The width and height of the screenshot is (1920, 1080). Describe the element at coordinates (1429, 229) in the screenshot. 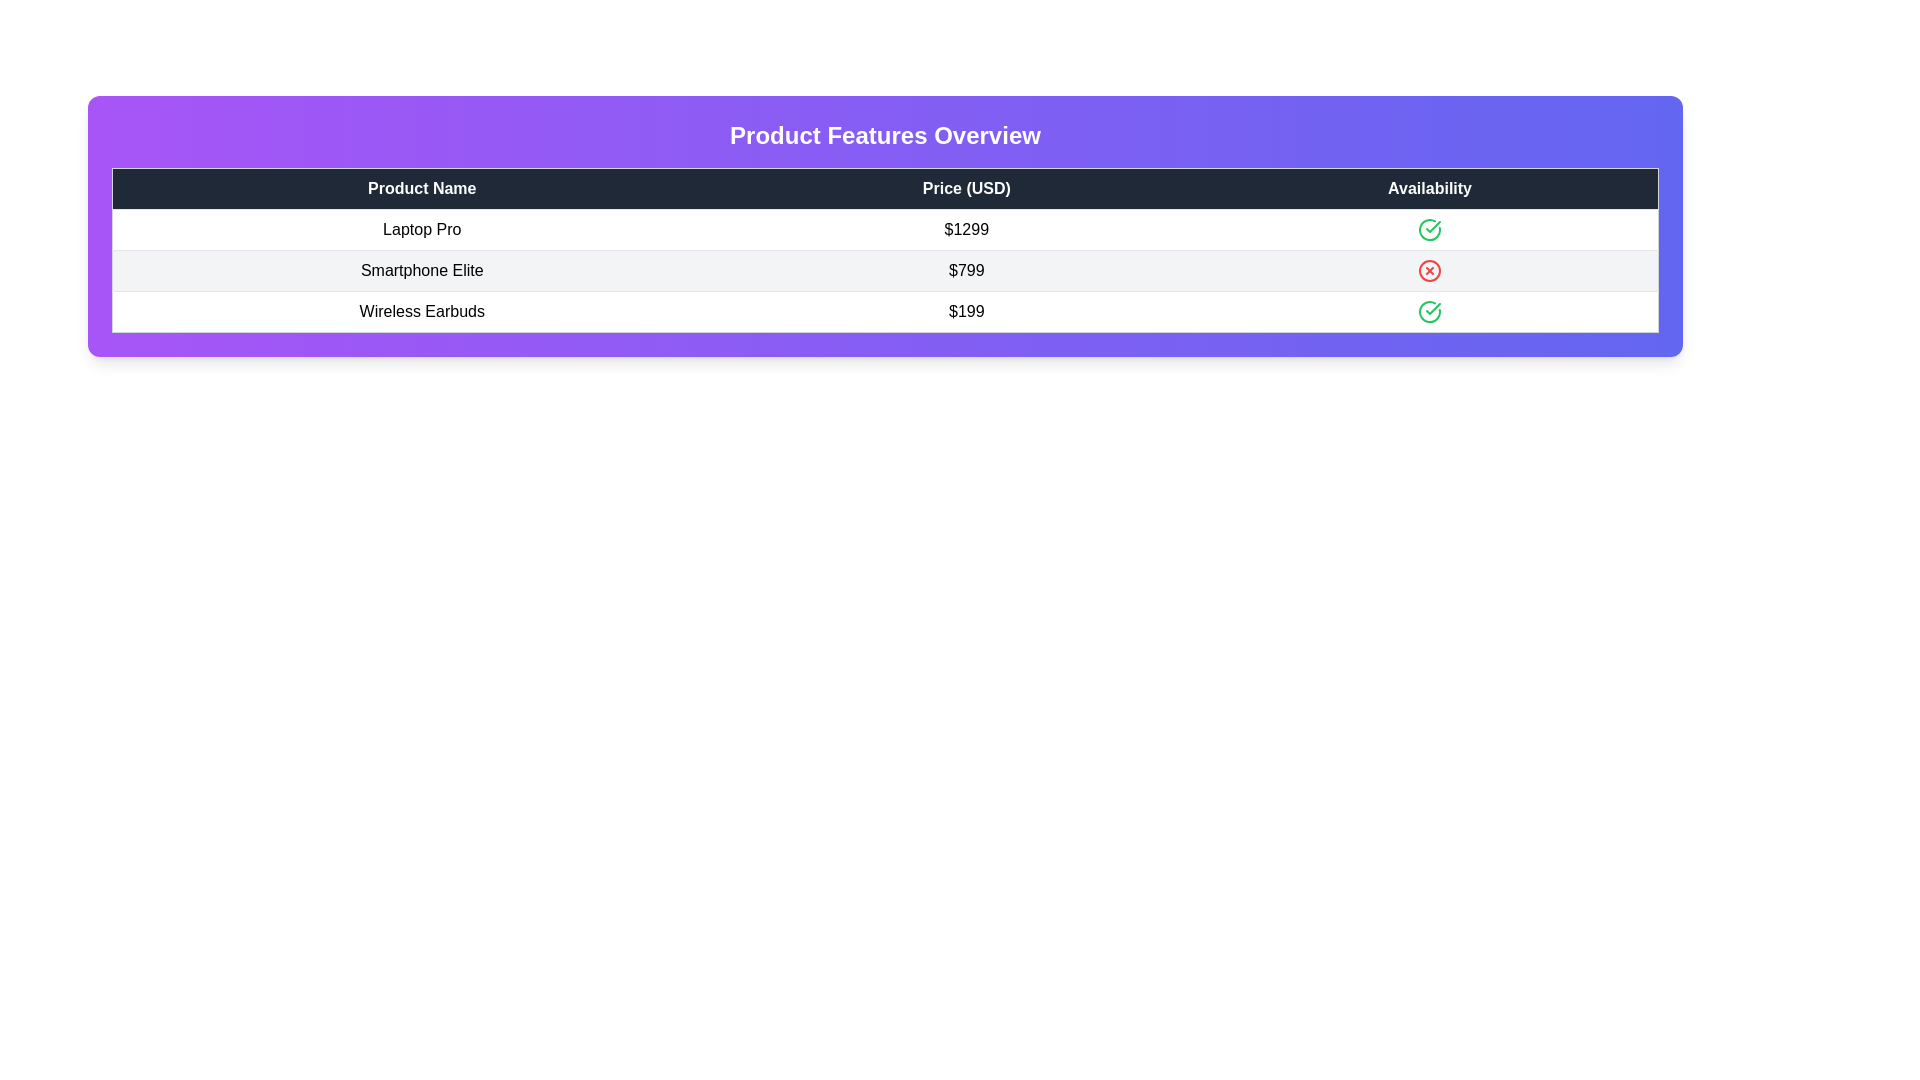

I see `the green circular availability icon with a checkmark located in the 'Availability' column of the 'Laptop Pro' row by moving to its center point` at that location.